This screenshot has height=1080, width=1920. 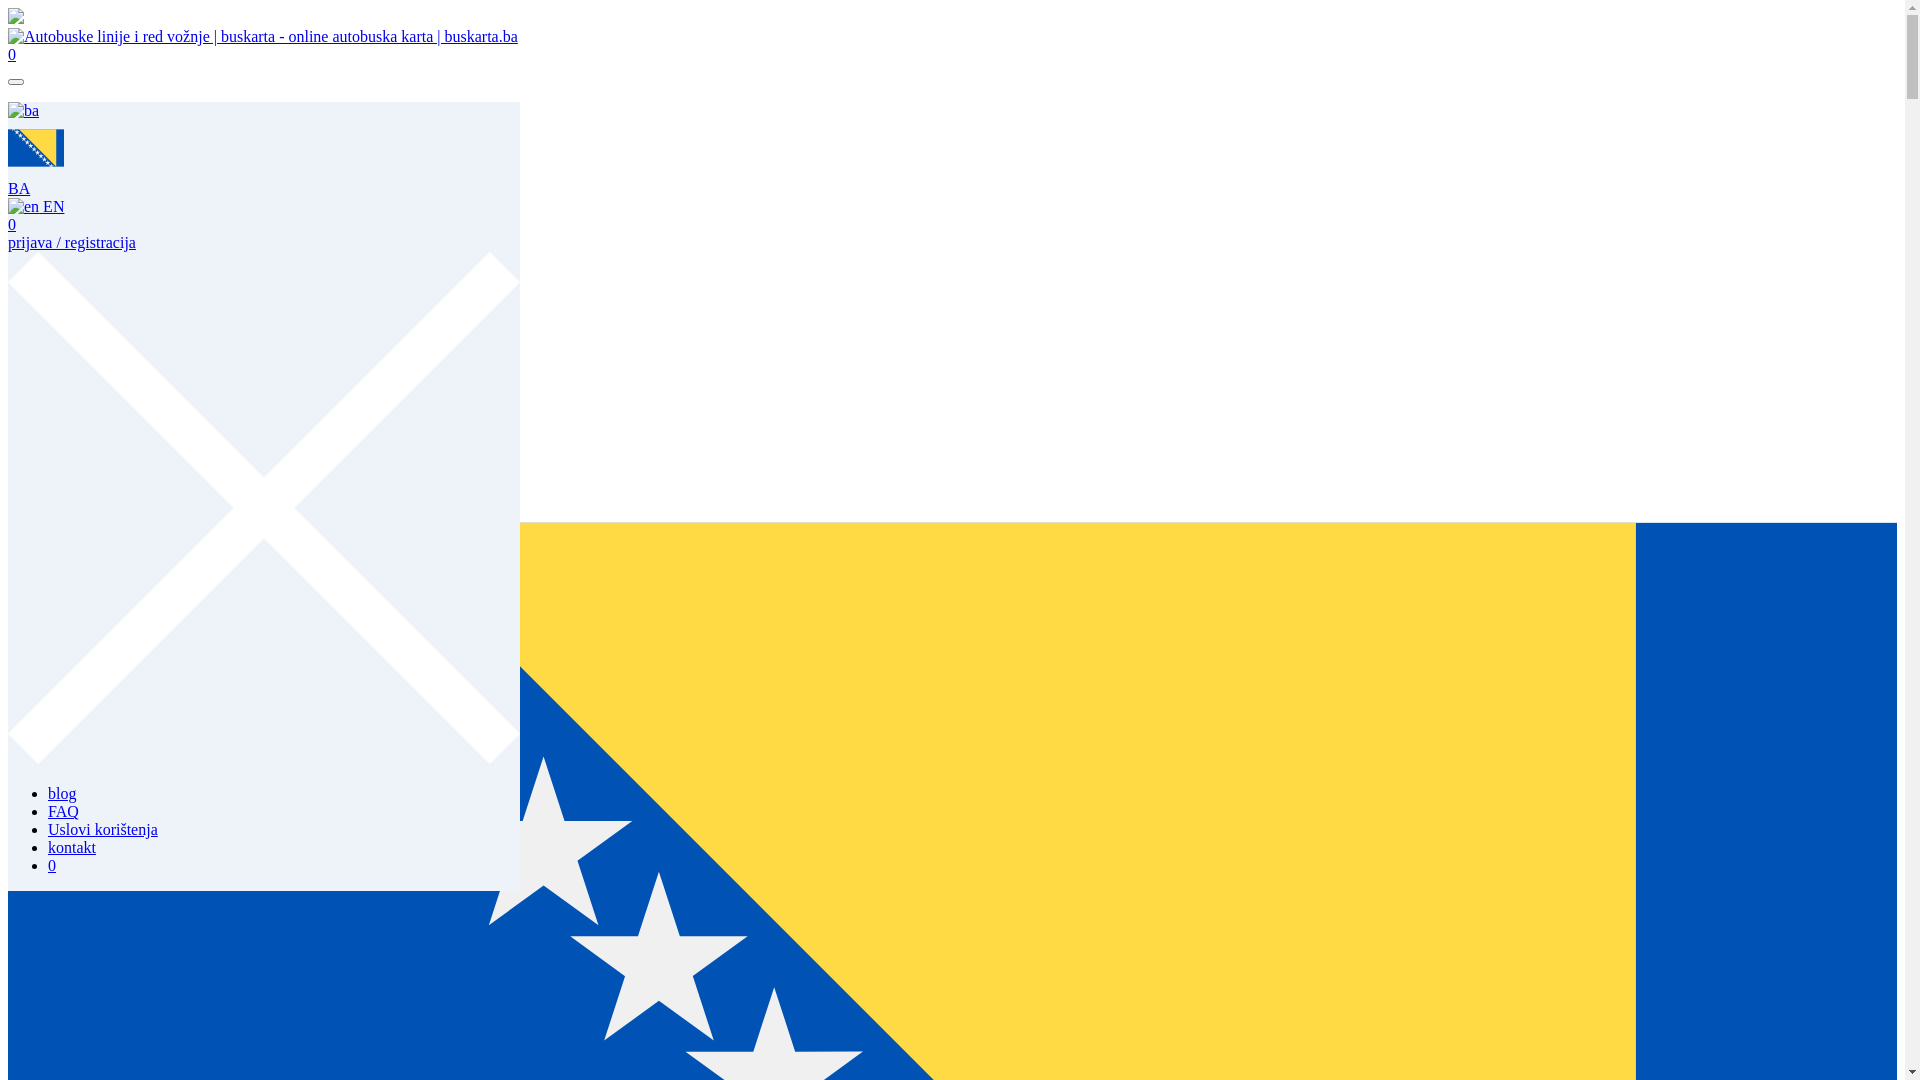 I want to click on 'FAQ', so click(x=48, y=811).